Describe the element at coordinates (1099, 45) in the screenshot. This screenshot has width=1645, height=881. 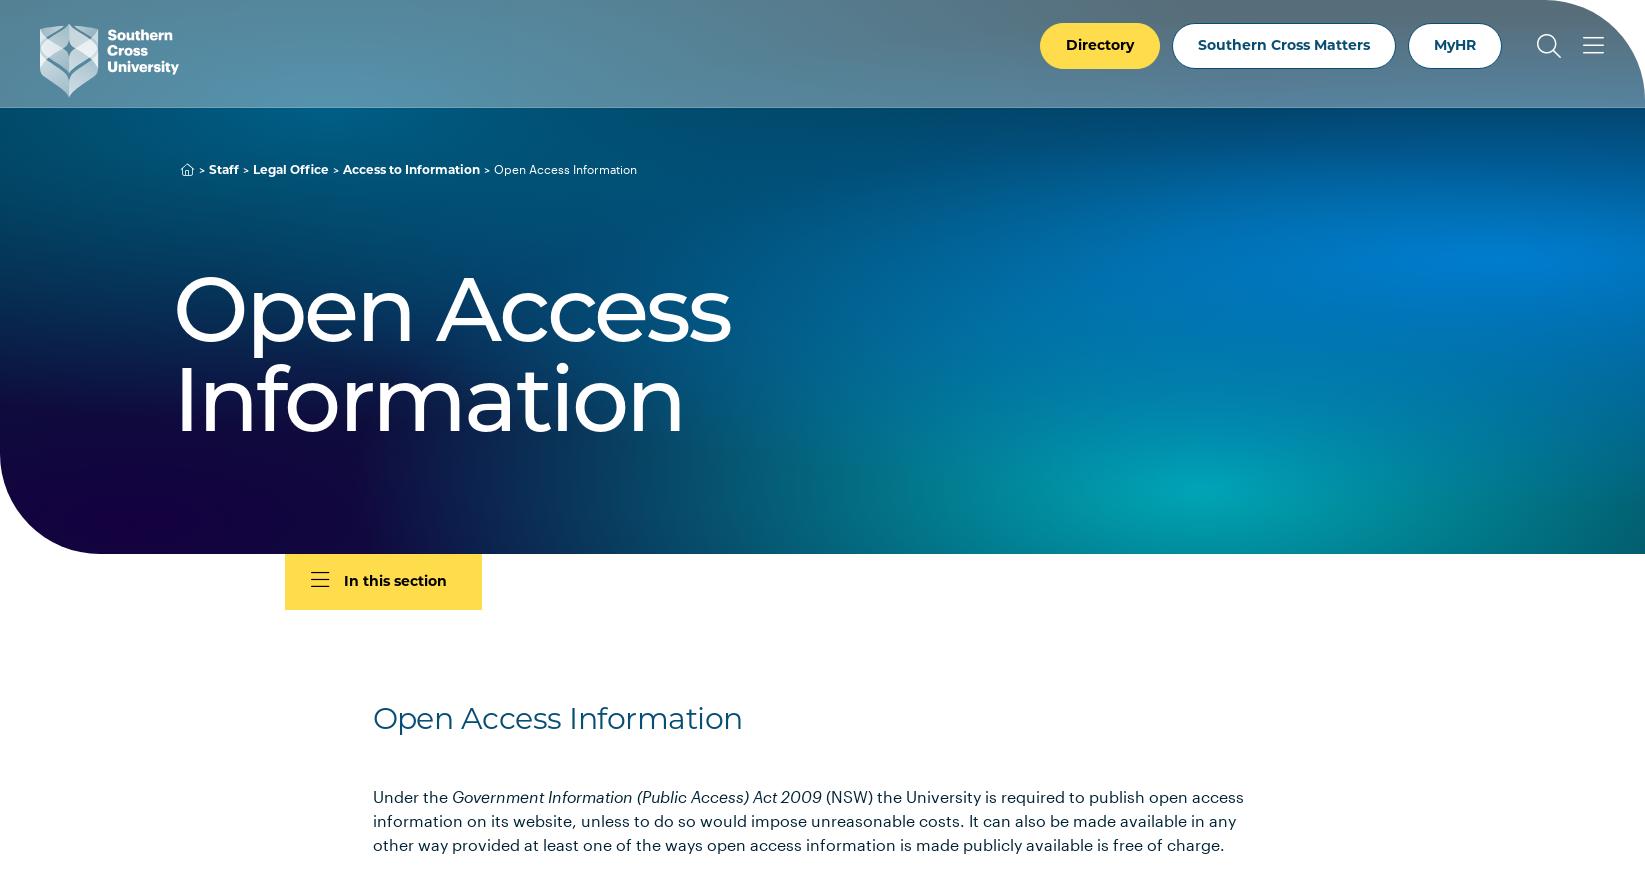
I see `'Directory'` at that location.